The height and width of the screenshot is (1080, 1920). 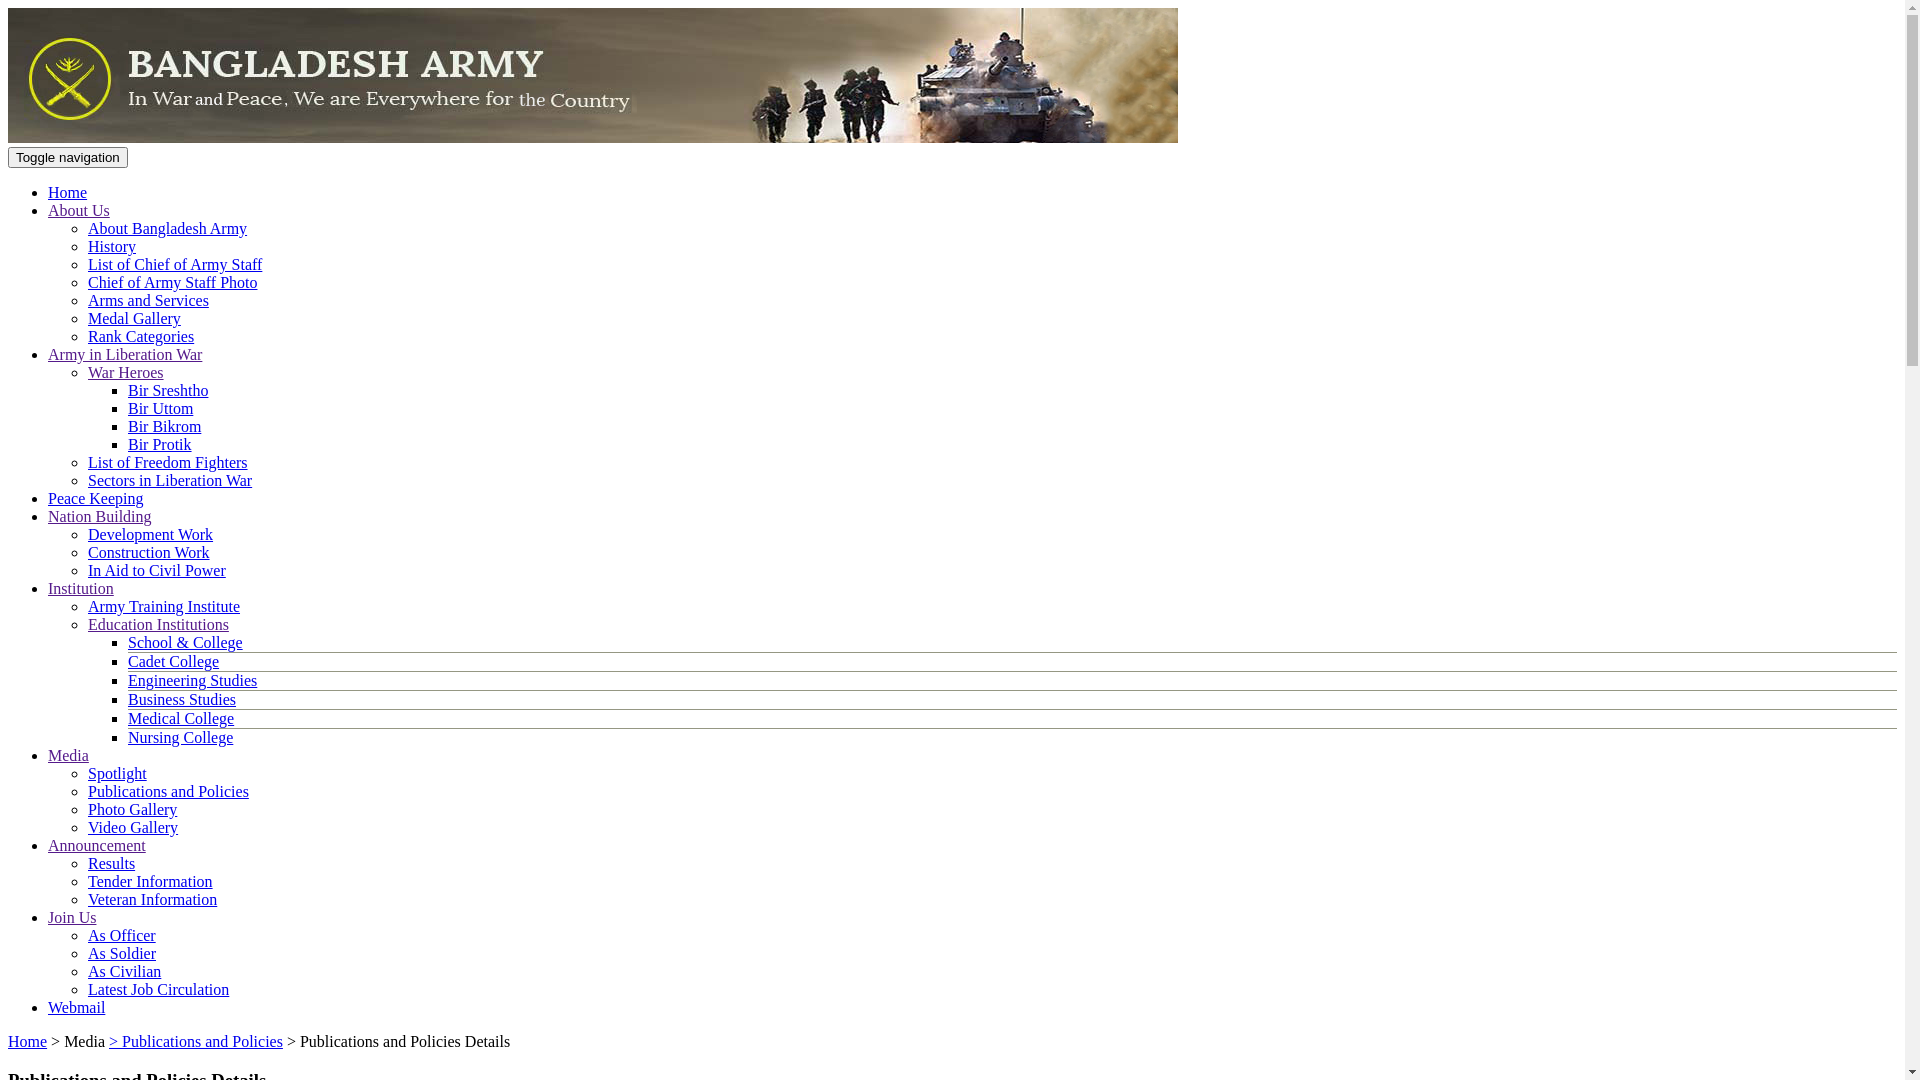 I want to click on 'Development Work', so click(x=149, y=533).